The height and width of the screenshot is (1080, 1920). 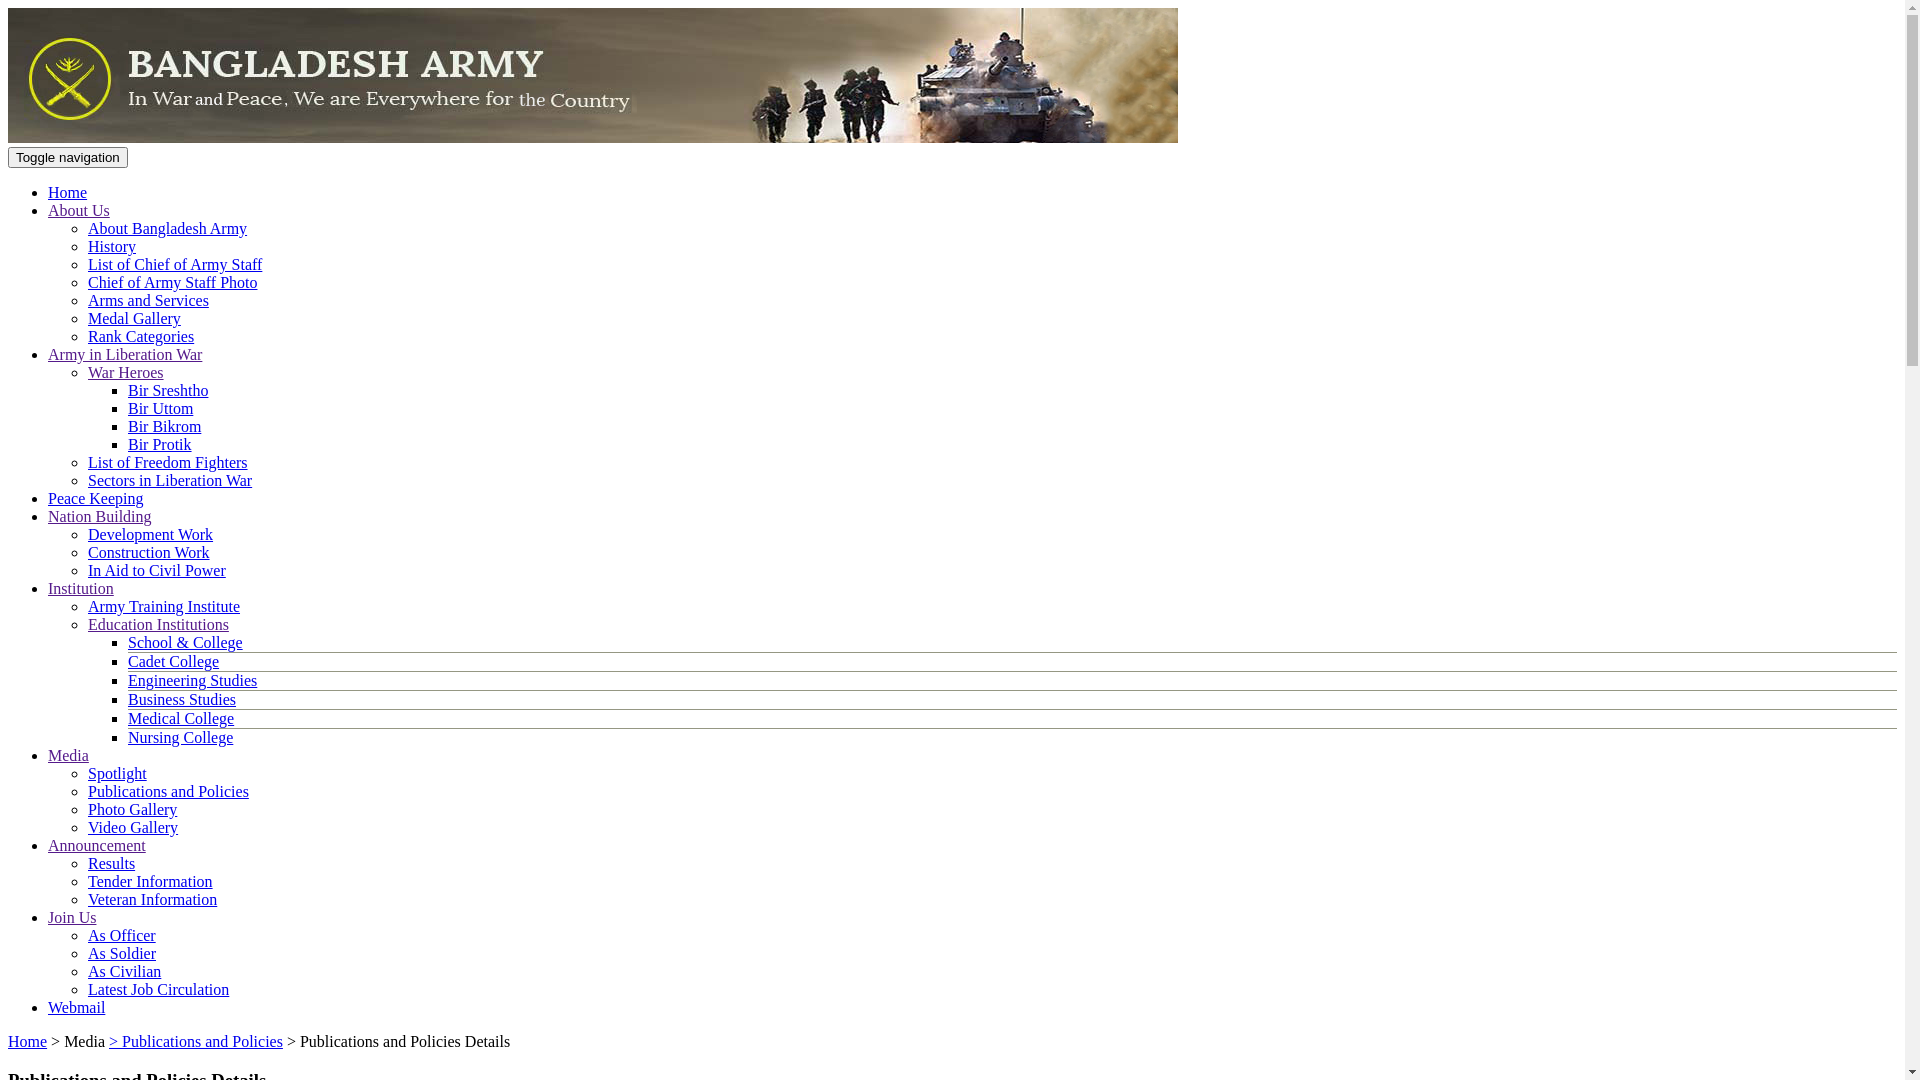 I want to click on 'Development Work', so click(x=149, y=533).